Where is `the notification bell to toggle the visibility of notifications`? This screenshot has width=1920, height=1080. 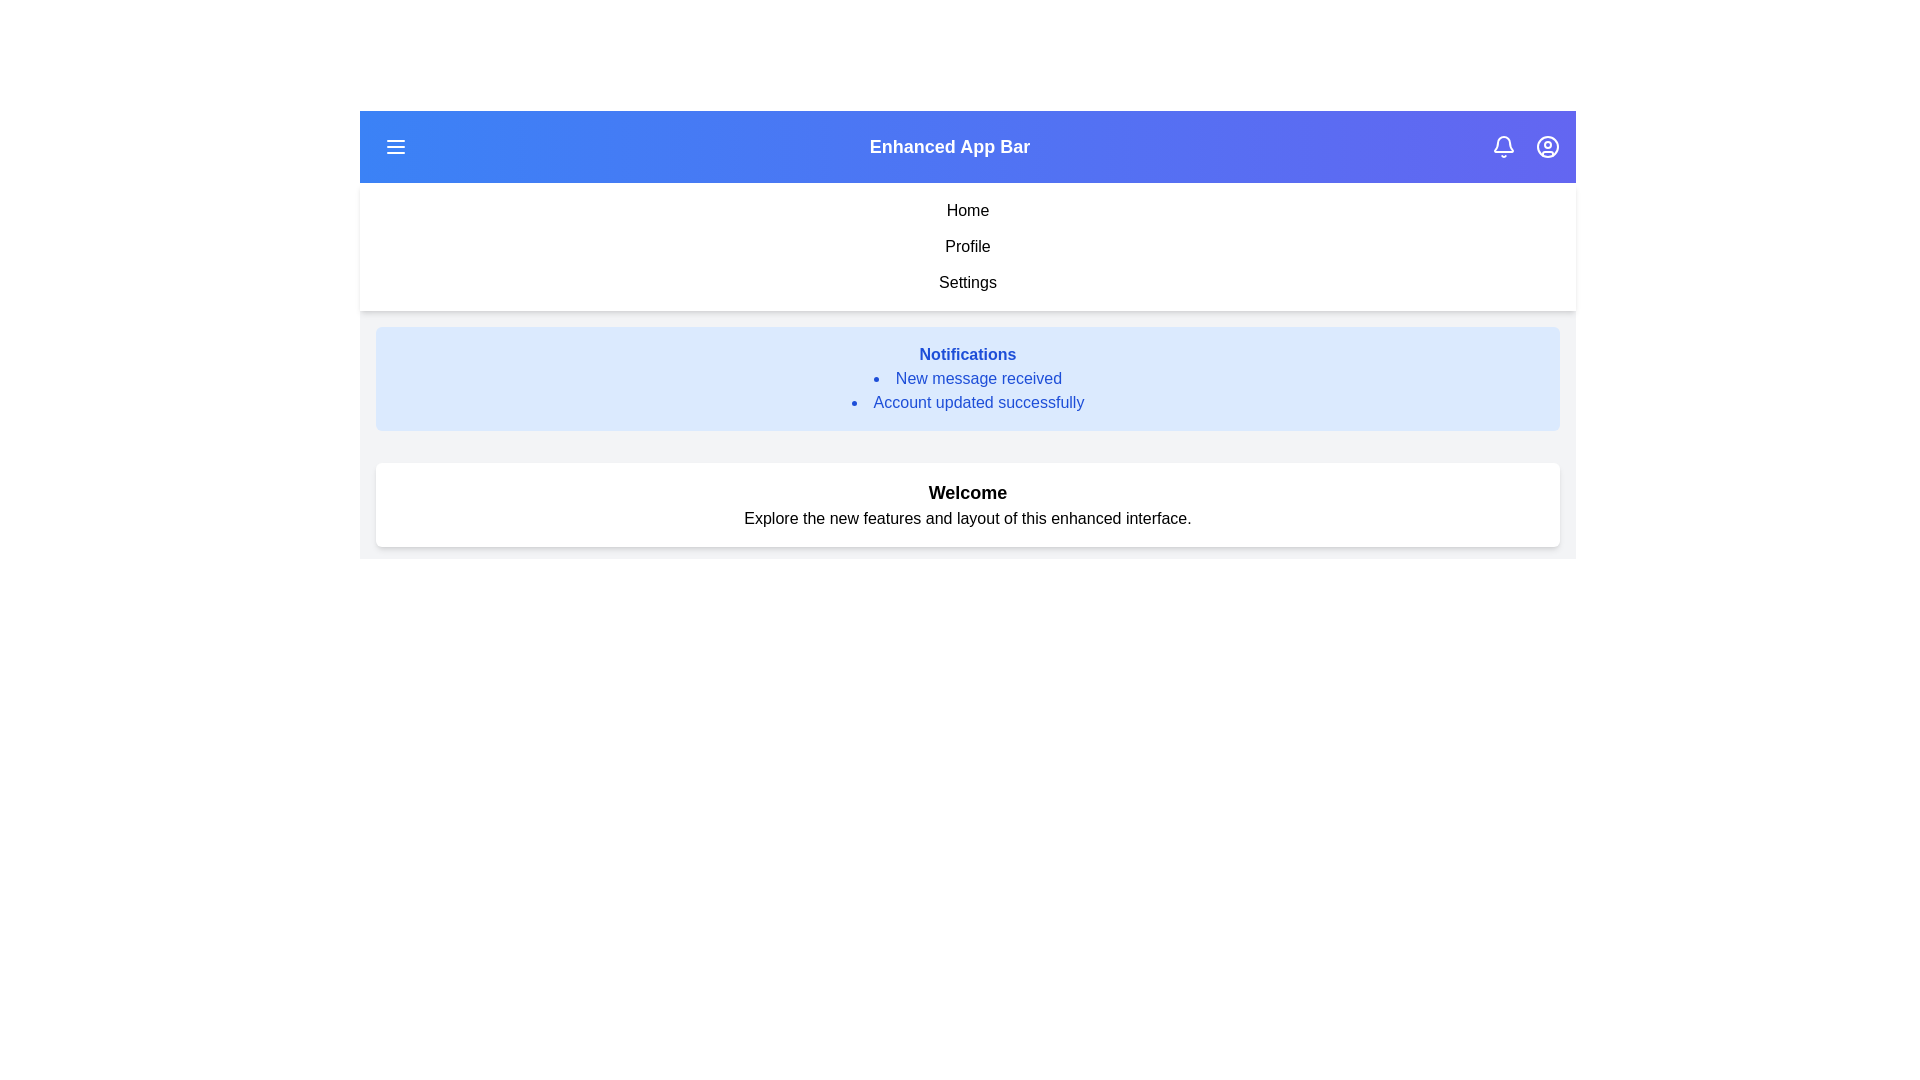 the notification bell to toggle the visibility of notifications is located at coordinates (1503, 145).